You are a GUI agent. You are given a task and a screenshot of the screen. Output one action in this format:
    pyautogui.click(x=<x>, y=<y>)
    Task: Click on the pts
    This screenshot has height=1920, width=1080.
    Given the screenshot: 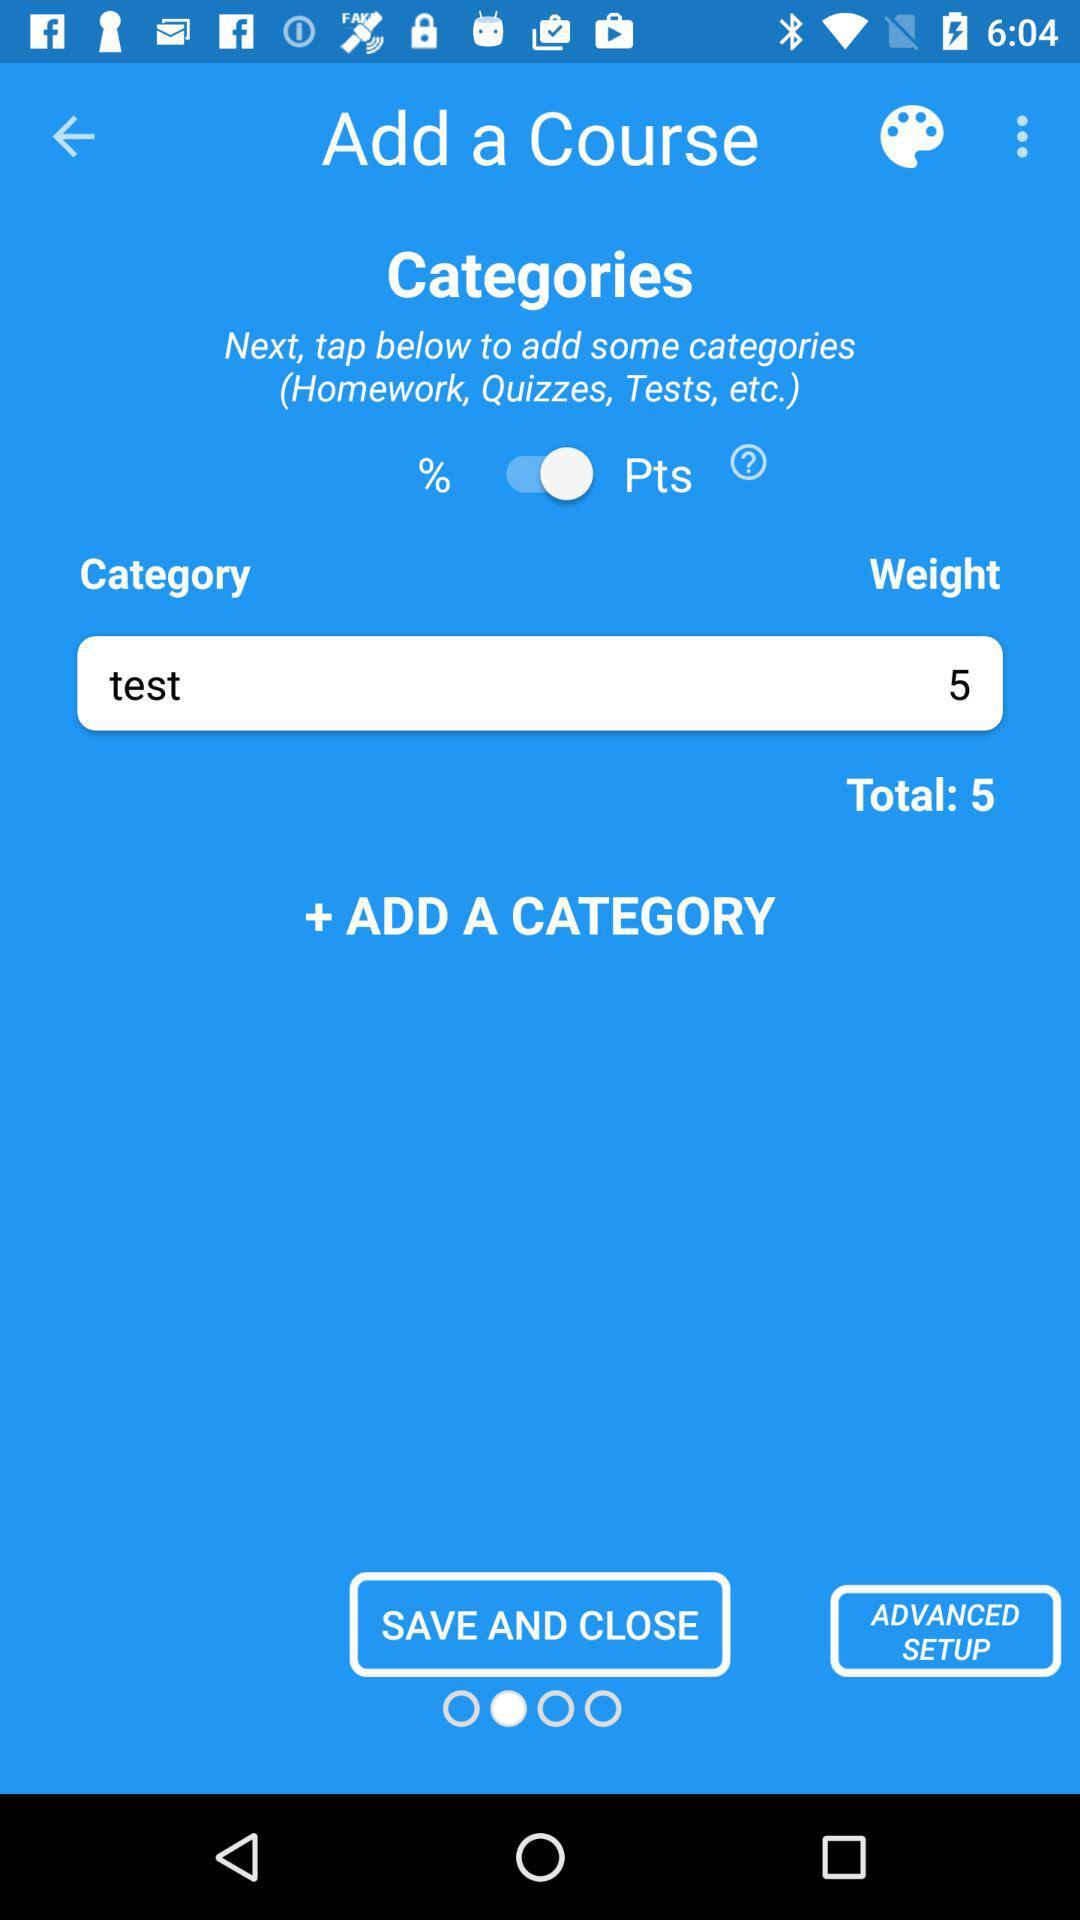 What is the action you would take?
    pyautogui.click(x=540, y=472)
    